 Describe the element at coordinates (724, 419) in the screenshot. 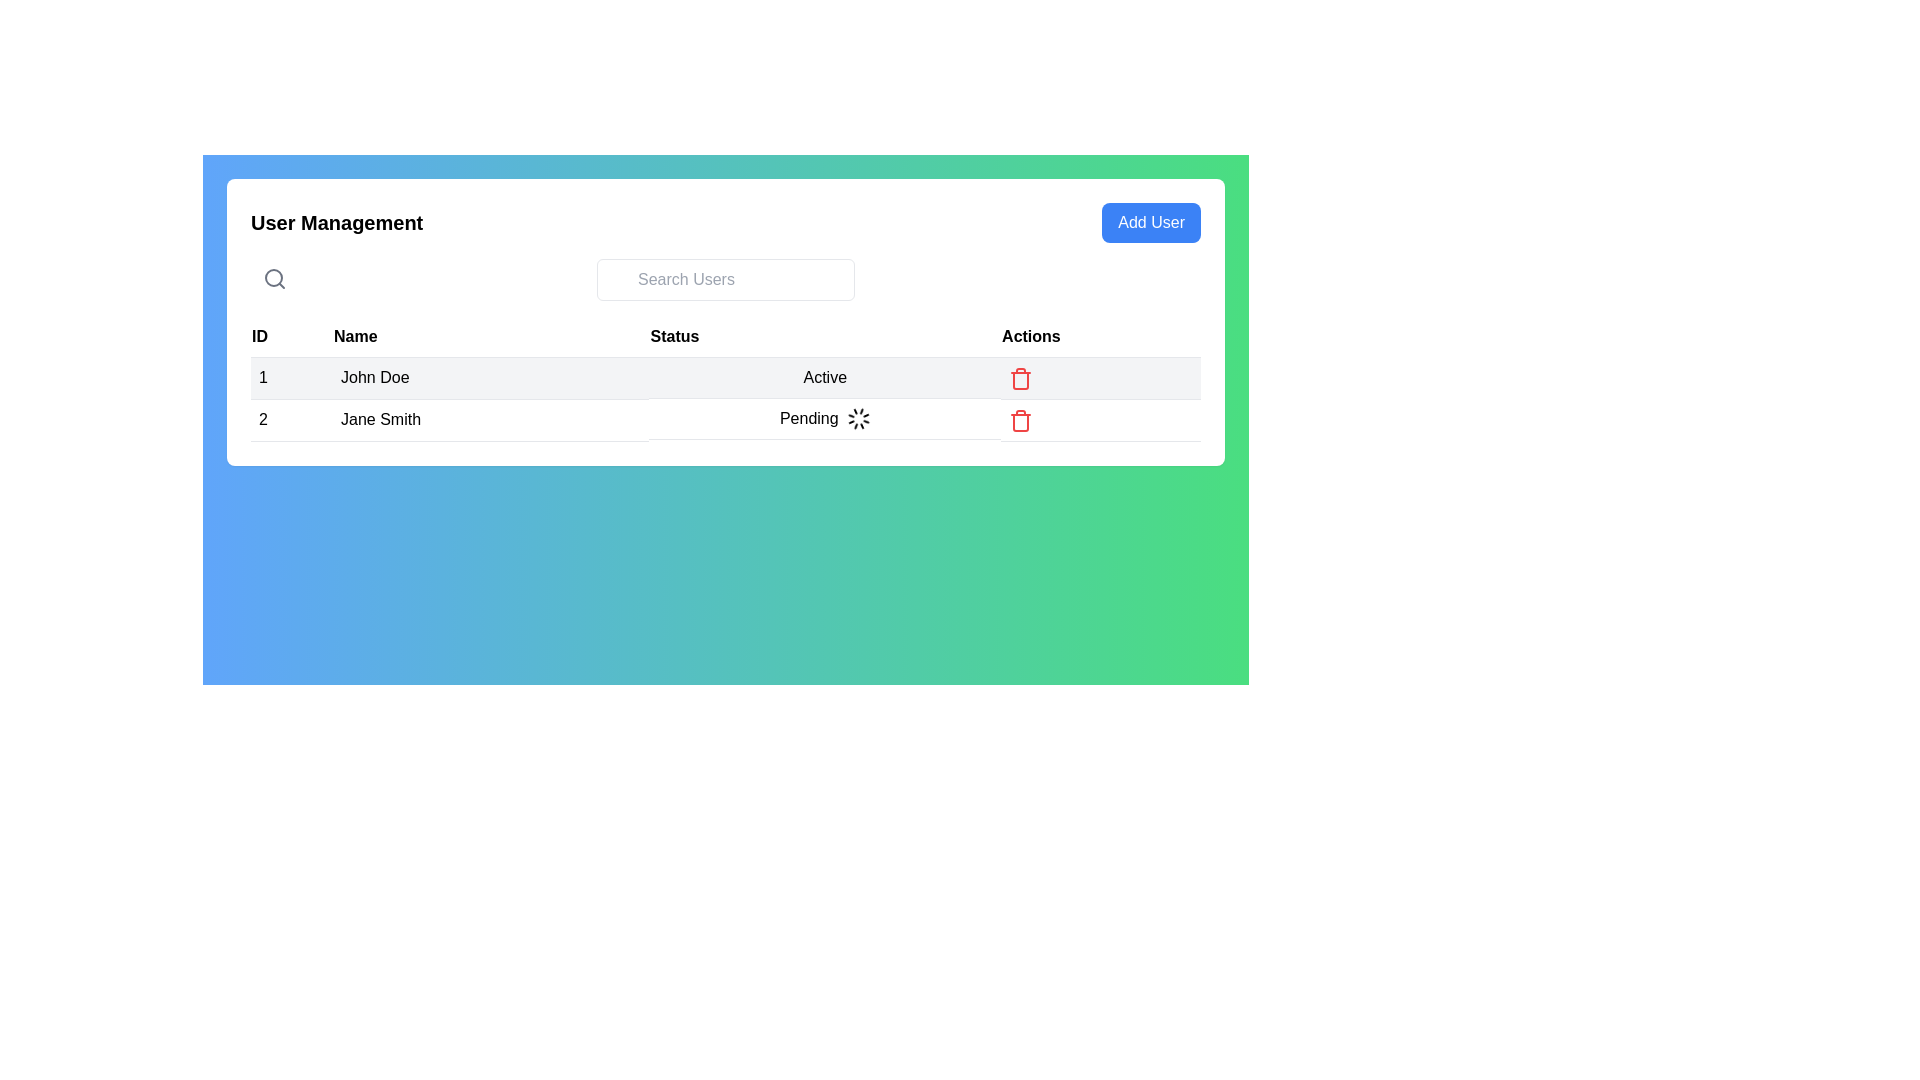

I see `the status of the second row in the 'User Management' table, which displays 'Pending' for user 'Jane Smith'` at that location.